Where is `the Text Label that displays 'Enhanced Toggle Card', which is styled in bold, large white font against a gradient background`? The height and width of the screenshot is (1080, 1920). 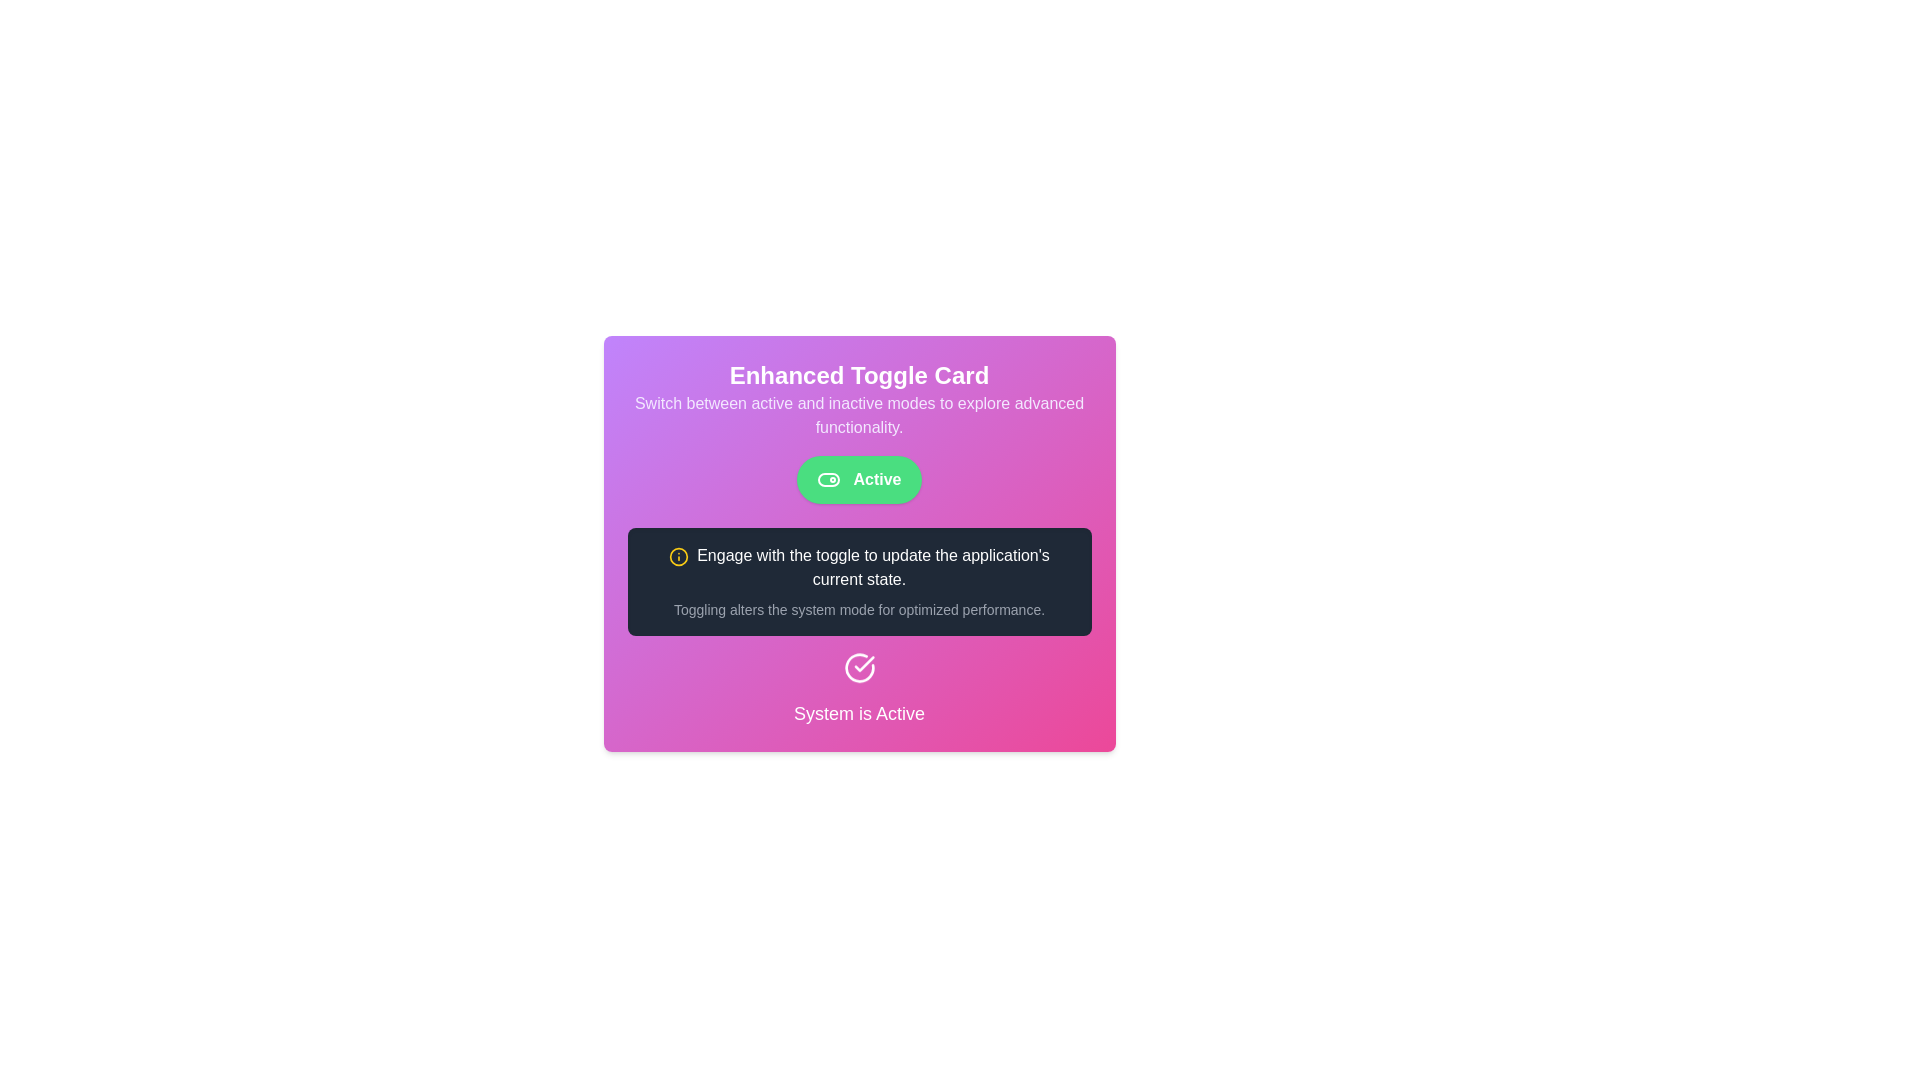
the Text Label that displays 'Enhanced Toggle Card', which is styled in bold, large white font against a gradient background is located at coordinates (859, 375).